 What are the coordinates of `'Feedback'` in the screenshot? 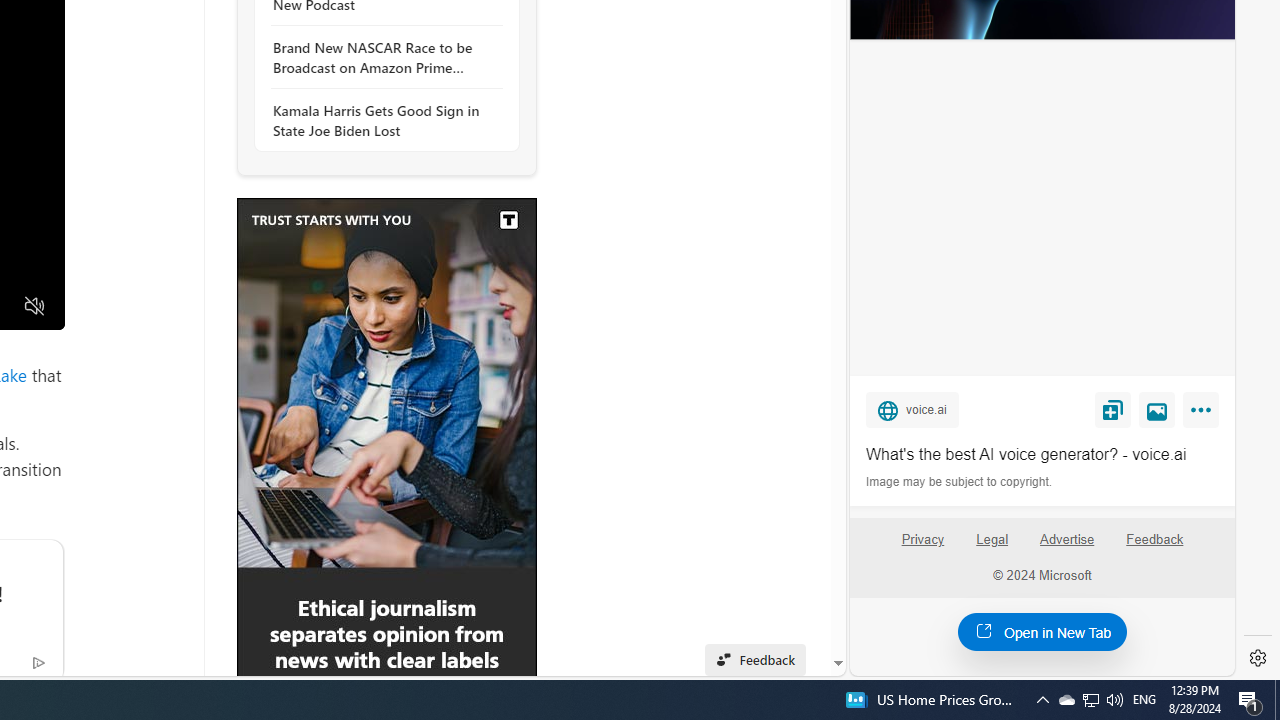 It's located at (1155, 538).